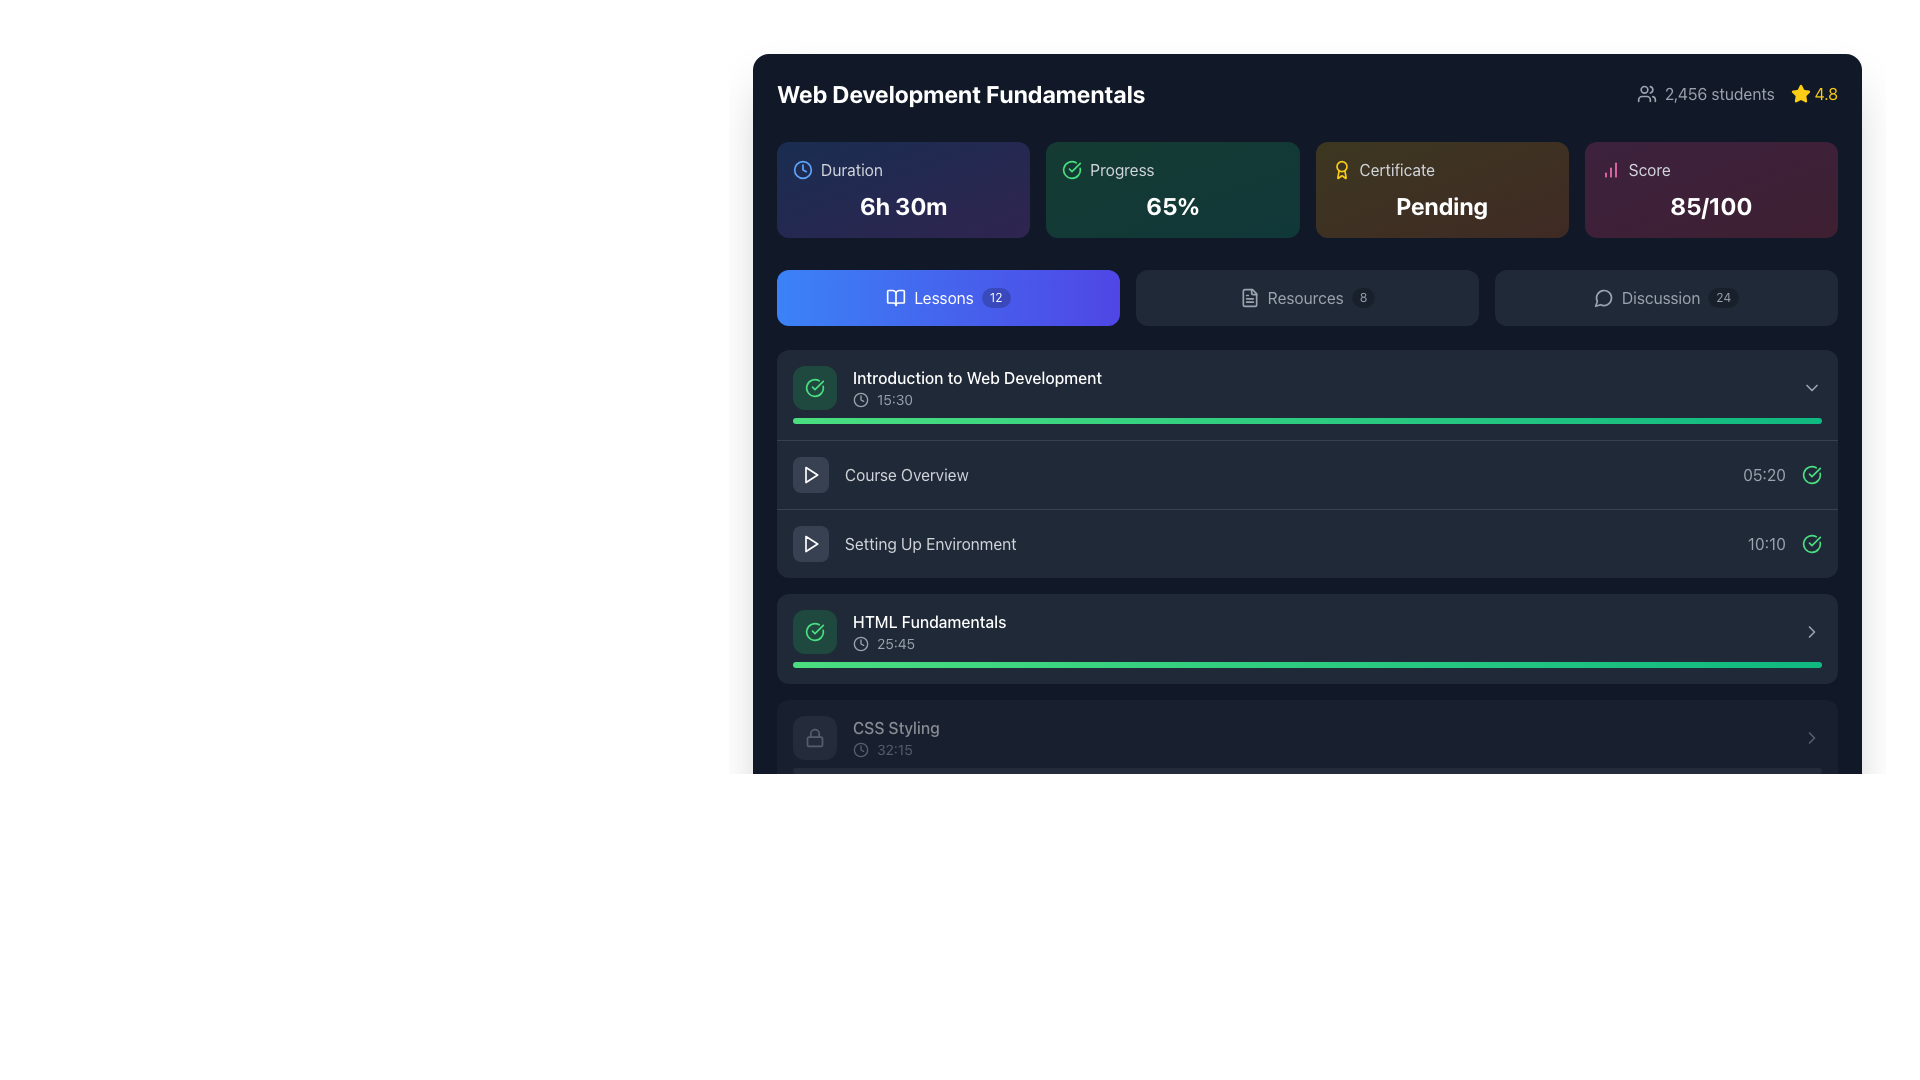 The image size is (1920, 1080). Describe the element at coordinates (860, 400) in the screenshot. I see `the circular outline of the clock face within the SVG clock icon, which is located near the title 'Introduction to Web Development' and the duration '15:30'` at that location.